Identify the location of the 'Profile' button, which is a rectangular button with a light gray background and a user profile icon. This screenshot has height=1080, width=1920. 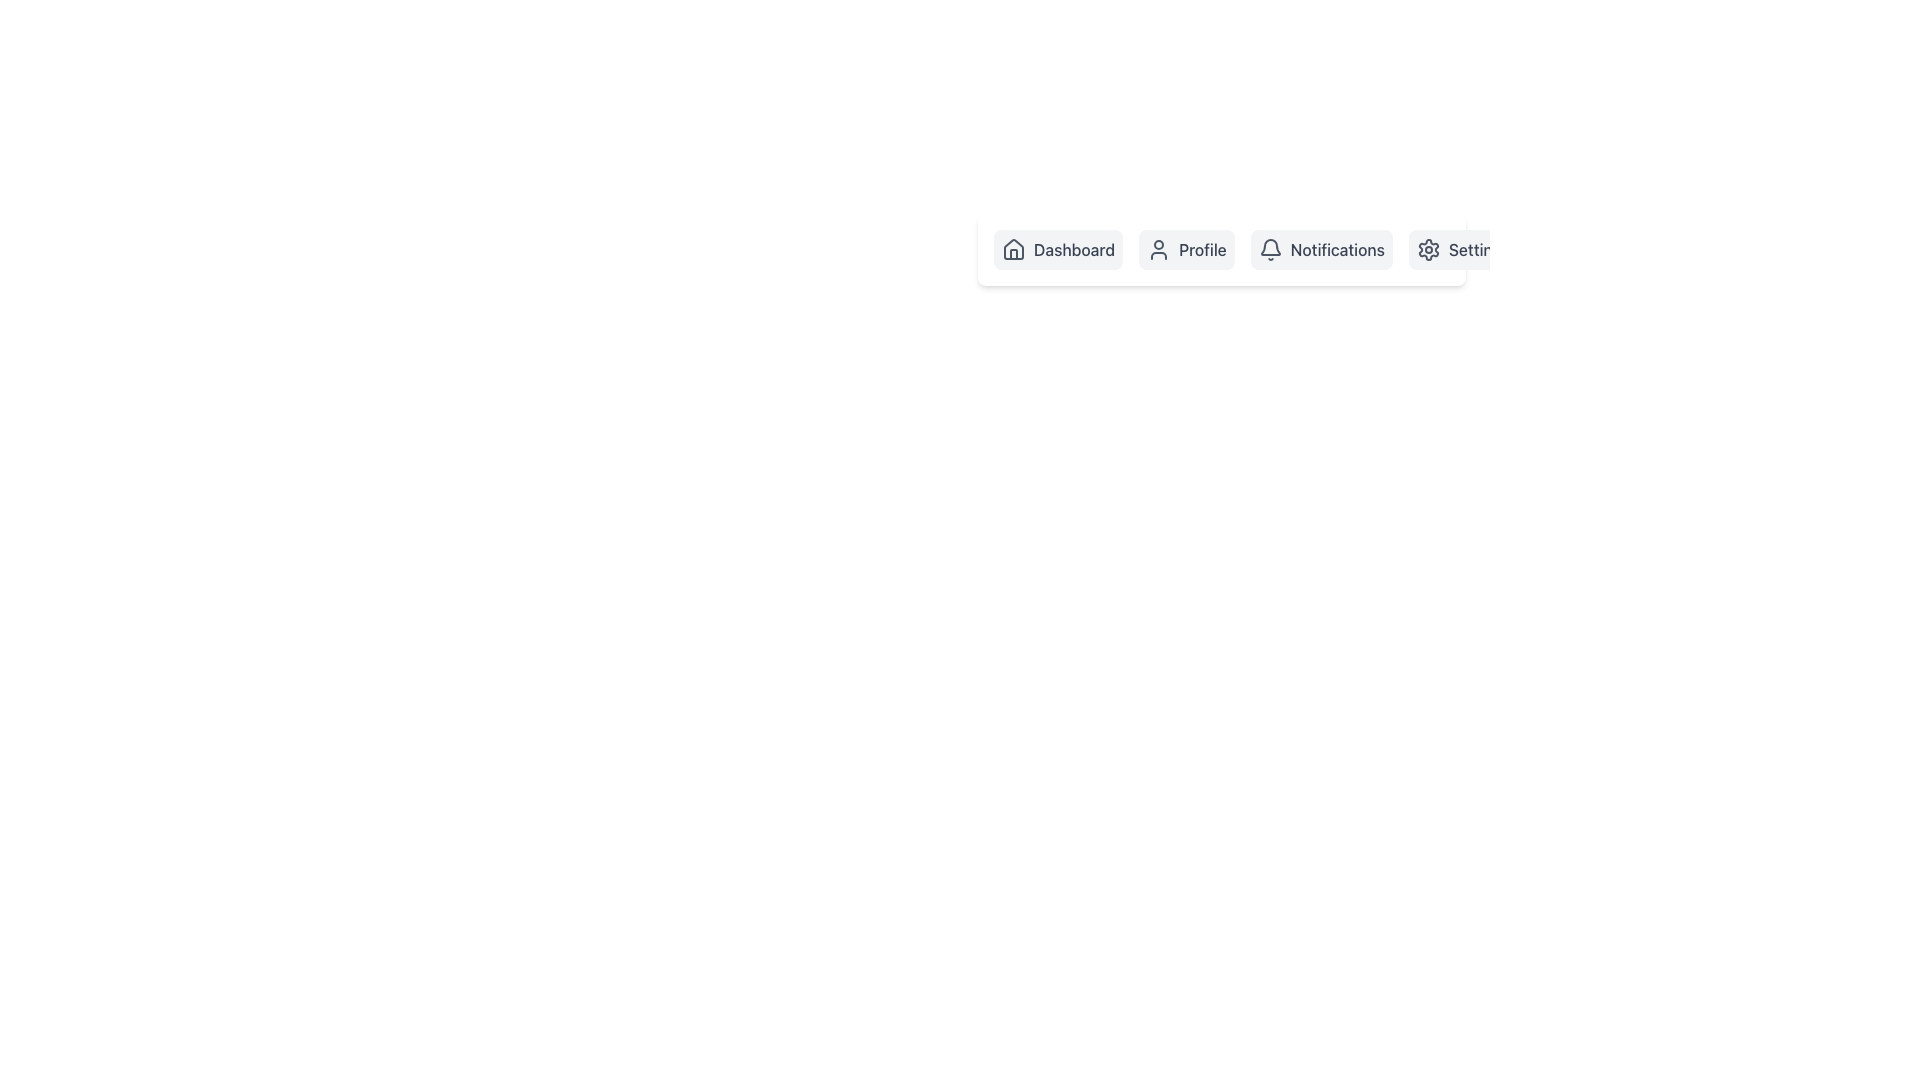
(1186, 249).